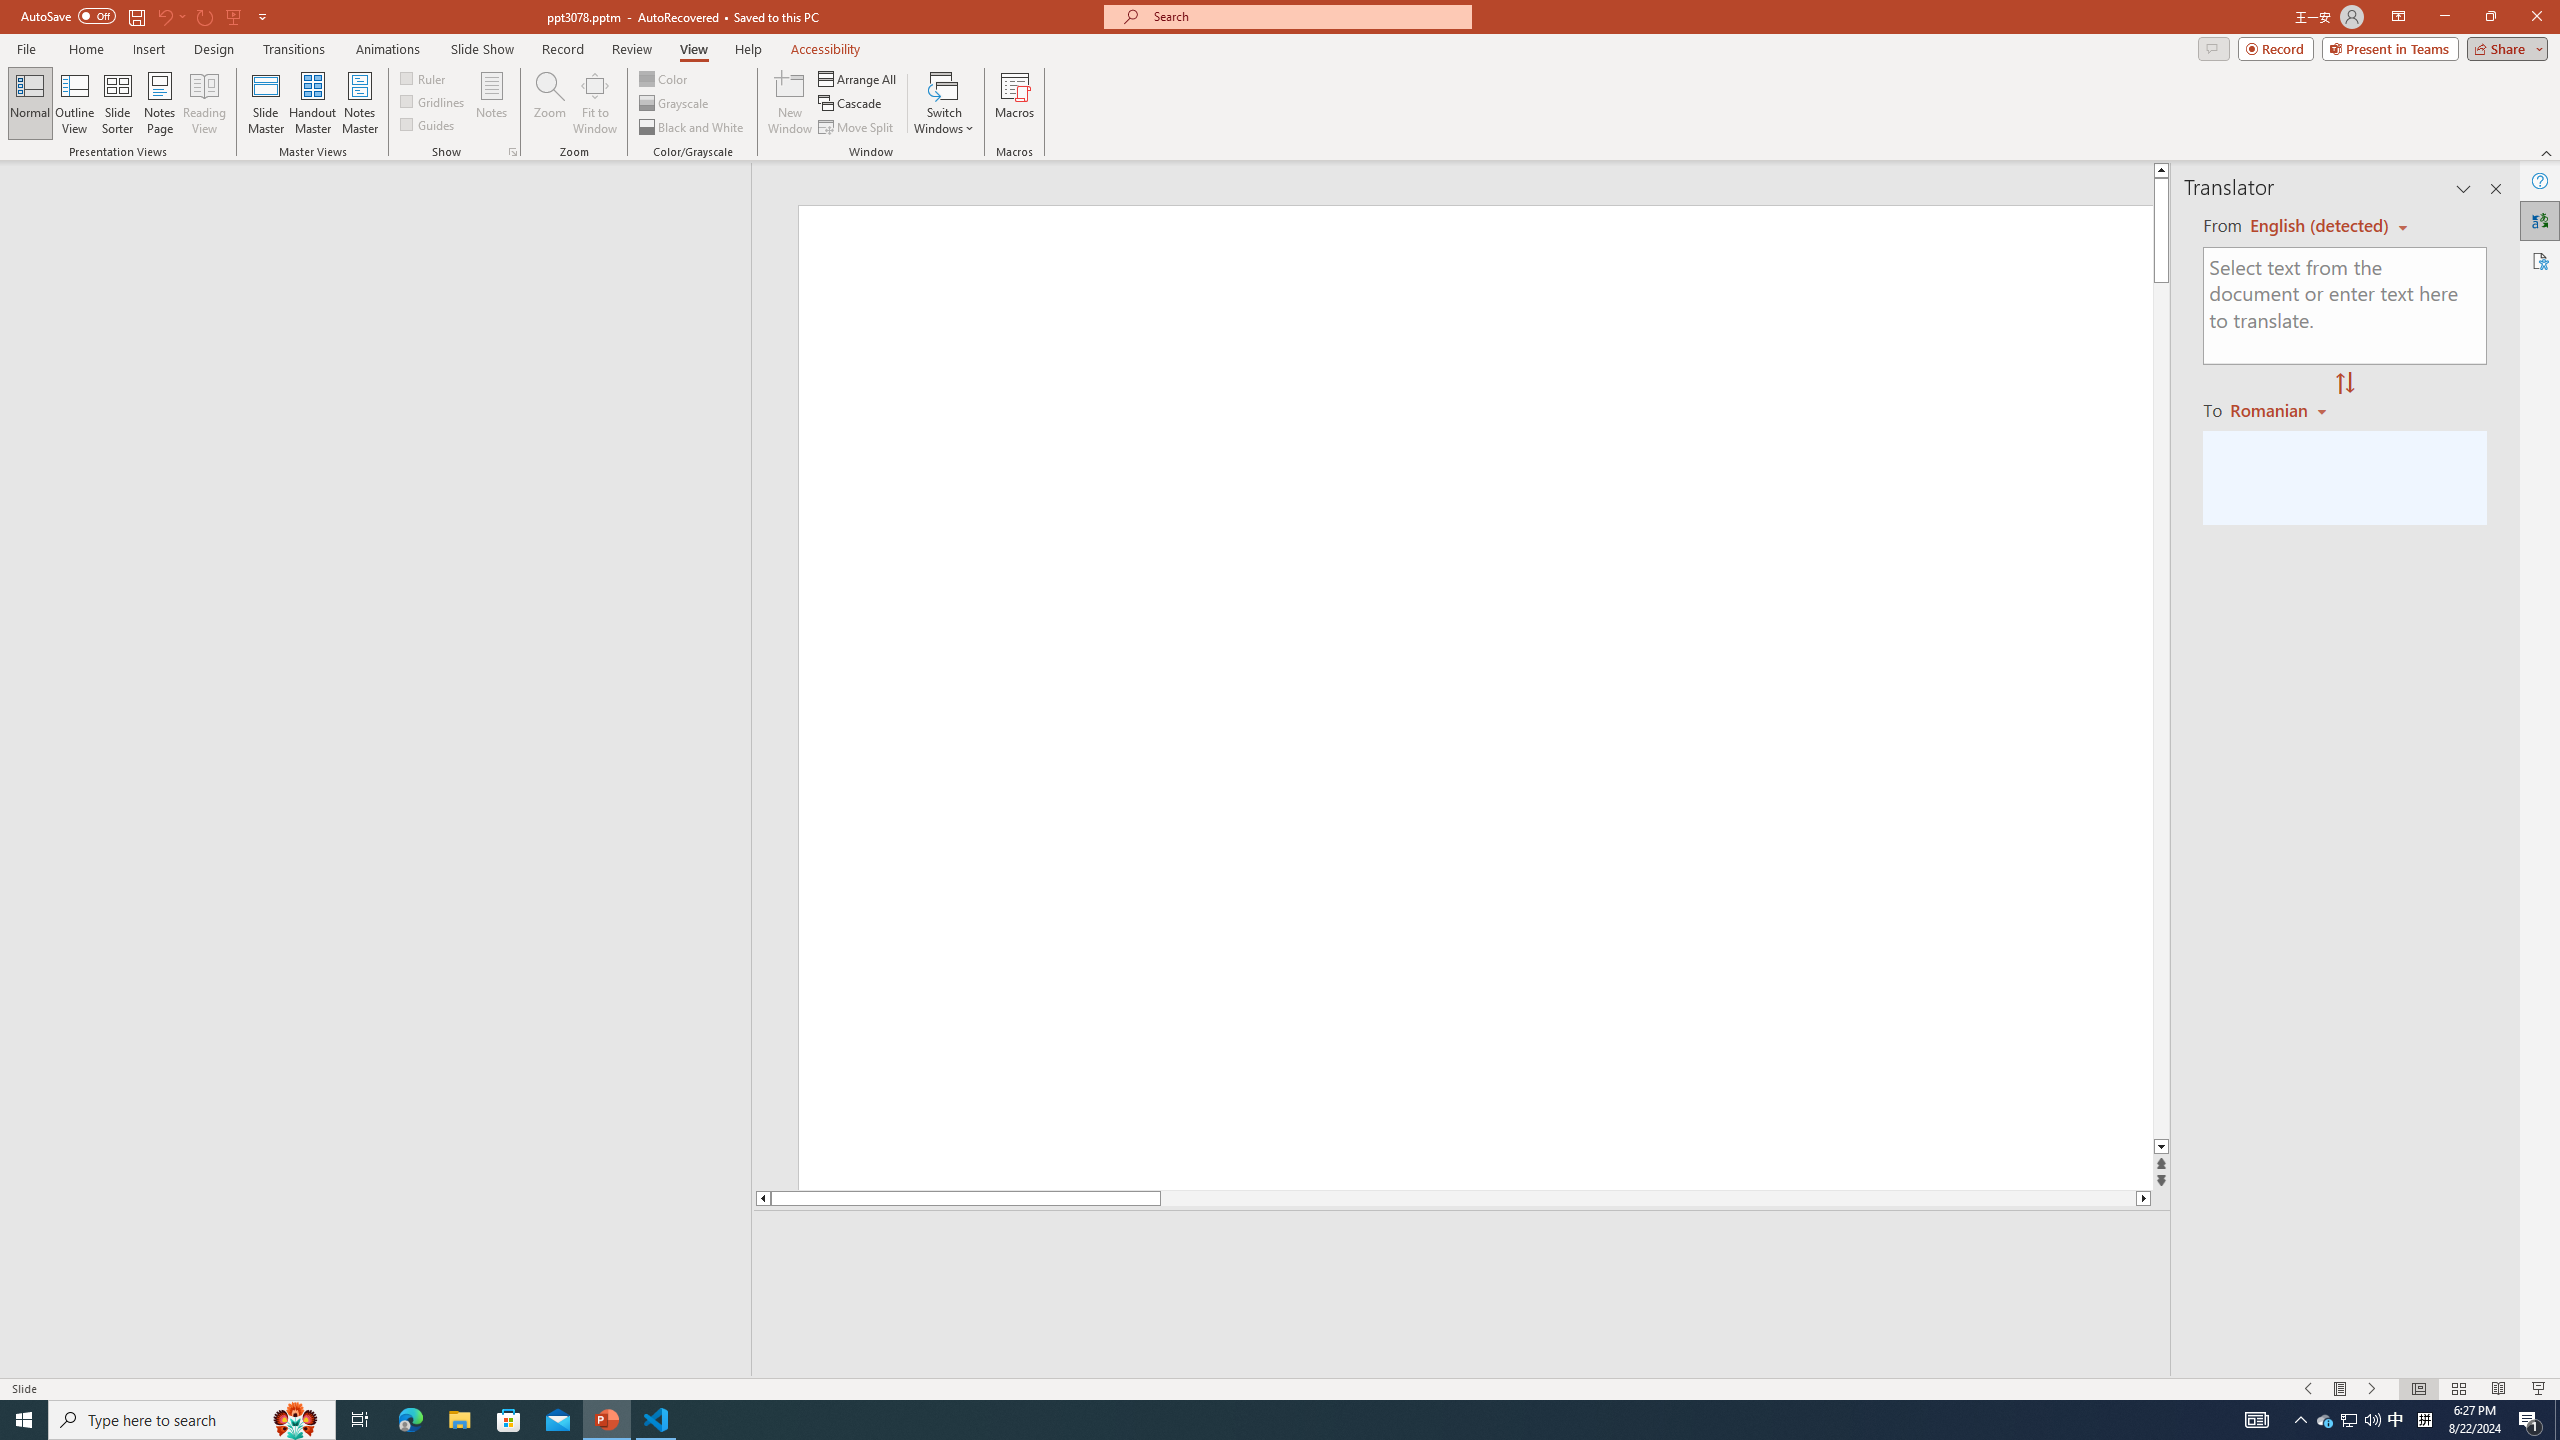 The image size is (2560, 1440). Describe the element at coordinates (428, 122) in the screenshot. I see `'Guides'` at that location.